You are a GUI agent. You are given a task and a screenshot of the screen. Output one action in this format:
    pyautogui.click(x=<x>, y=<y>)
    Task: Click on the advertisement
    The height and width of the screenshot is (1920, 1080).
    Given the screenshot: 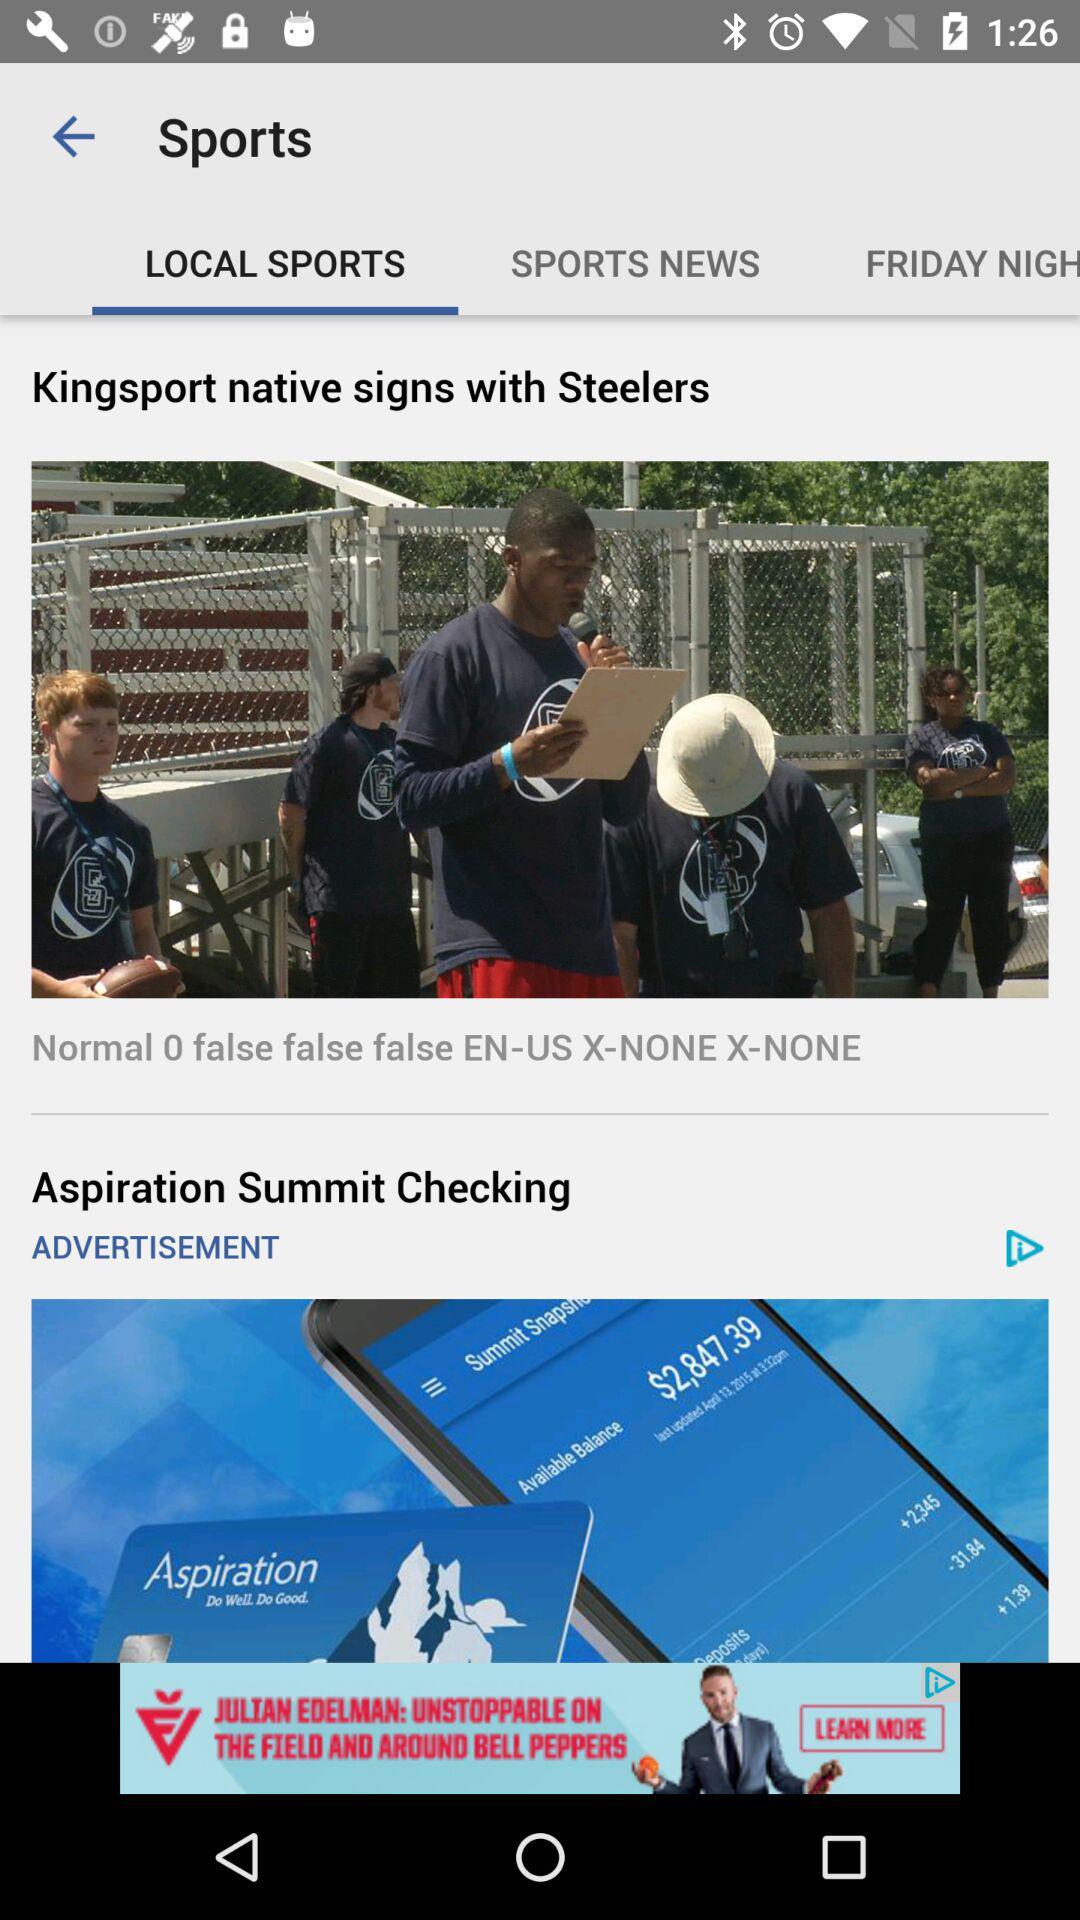 What is the action you would take?
    pyautogui.click(x=540, y=1727)
    